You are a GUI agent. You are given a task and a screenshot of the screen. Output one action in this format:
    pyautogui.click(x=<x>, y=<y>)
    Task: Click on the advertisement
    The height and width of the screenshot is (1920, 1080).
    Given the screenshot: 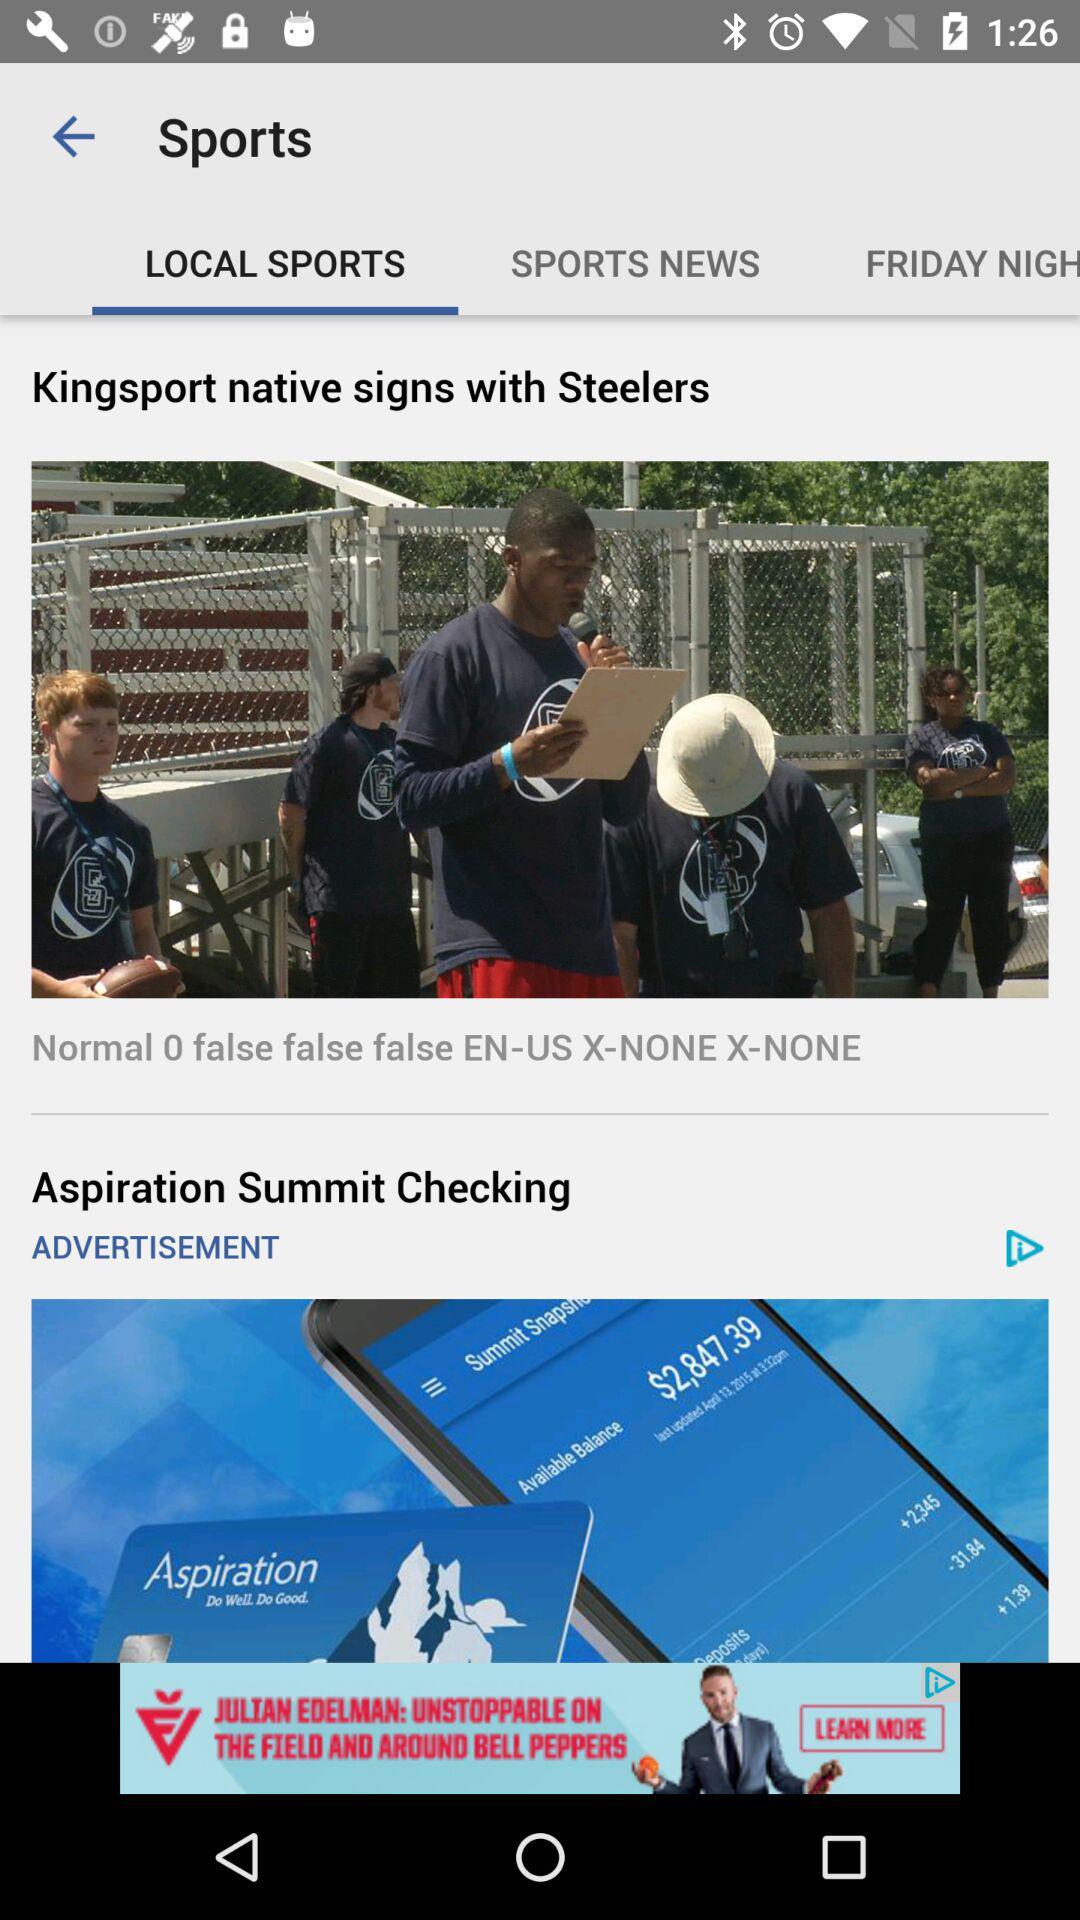 What is the action you would take?
    pyautogui.click(x=540, y=1727)
    